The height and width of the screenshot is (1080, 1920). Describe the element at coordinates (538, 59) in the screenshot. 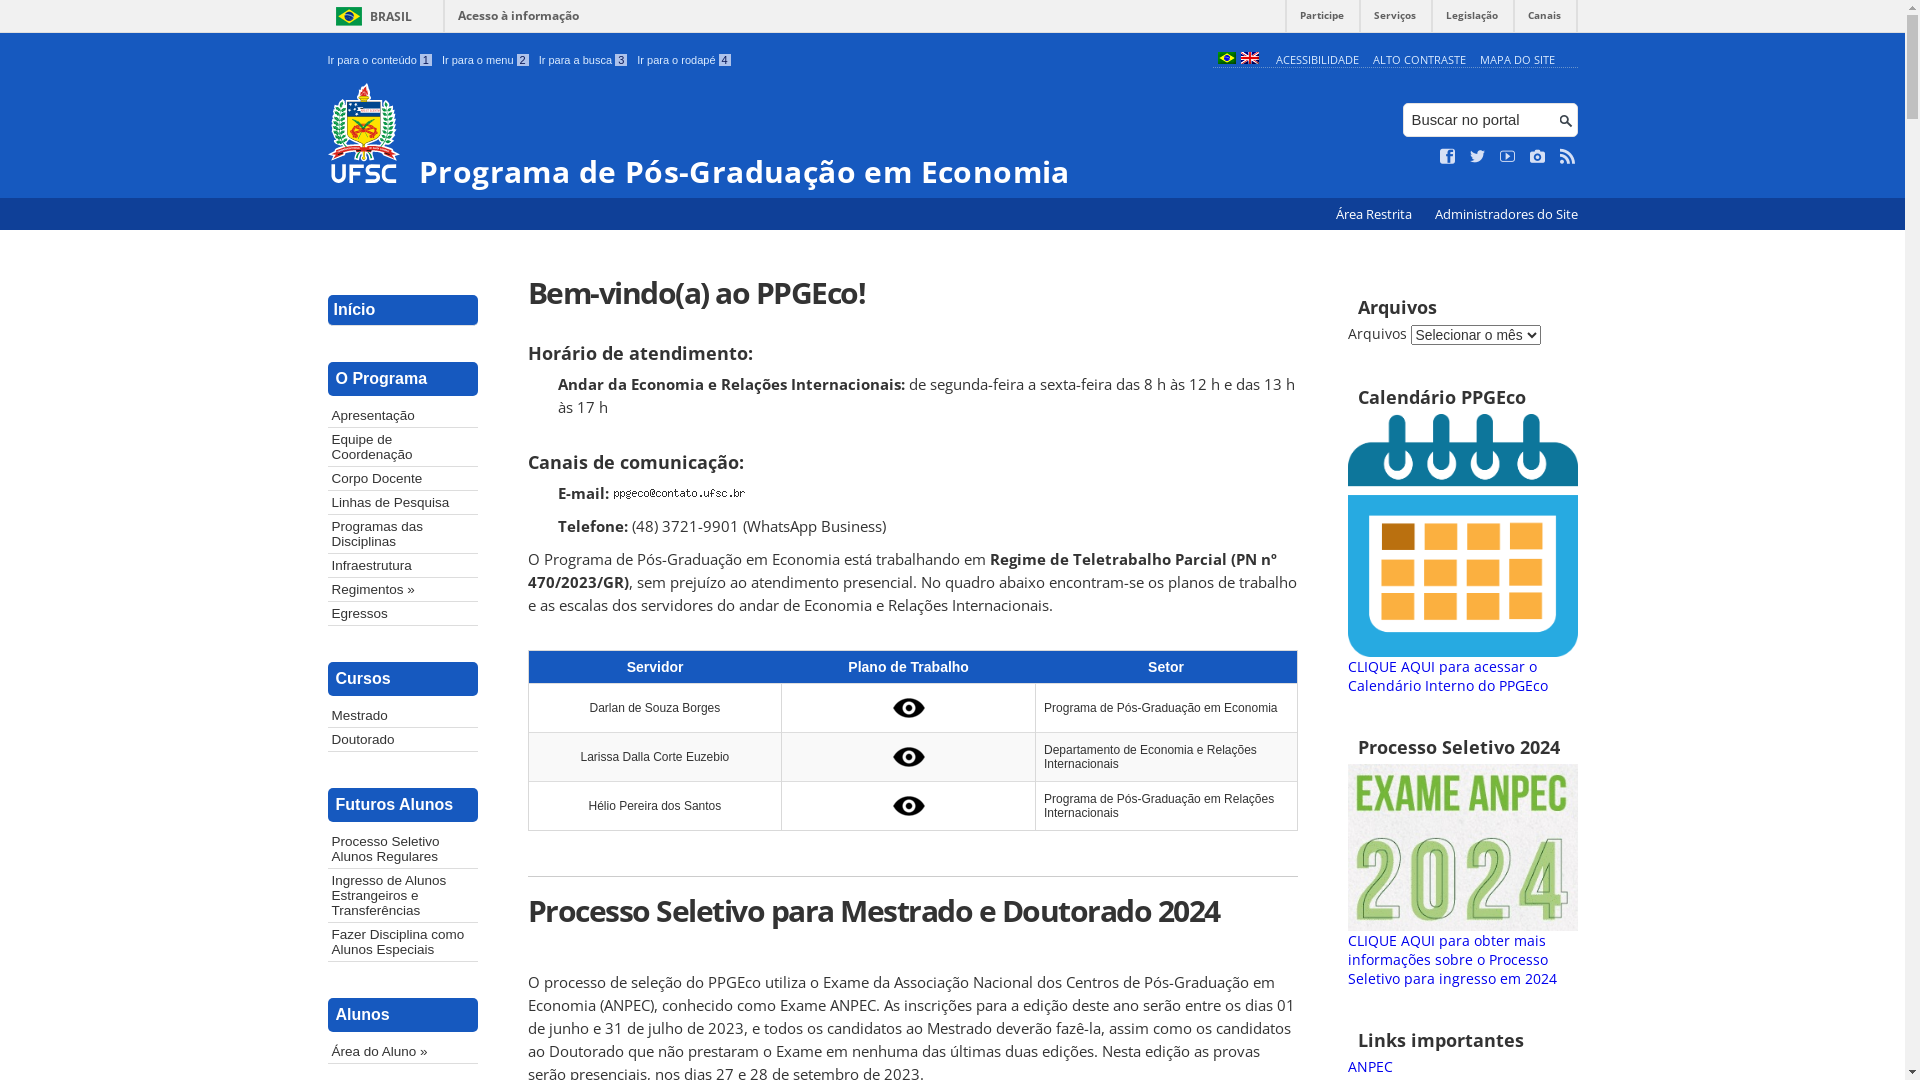

I see `'Ir para a busca 3'` at that location.